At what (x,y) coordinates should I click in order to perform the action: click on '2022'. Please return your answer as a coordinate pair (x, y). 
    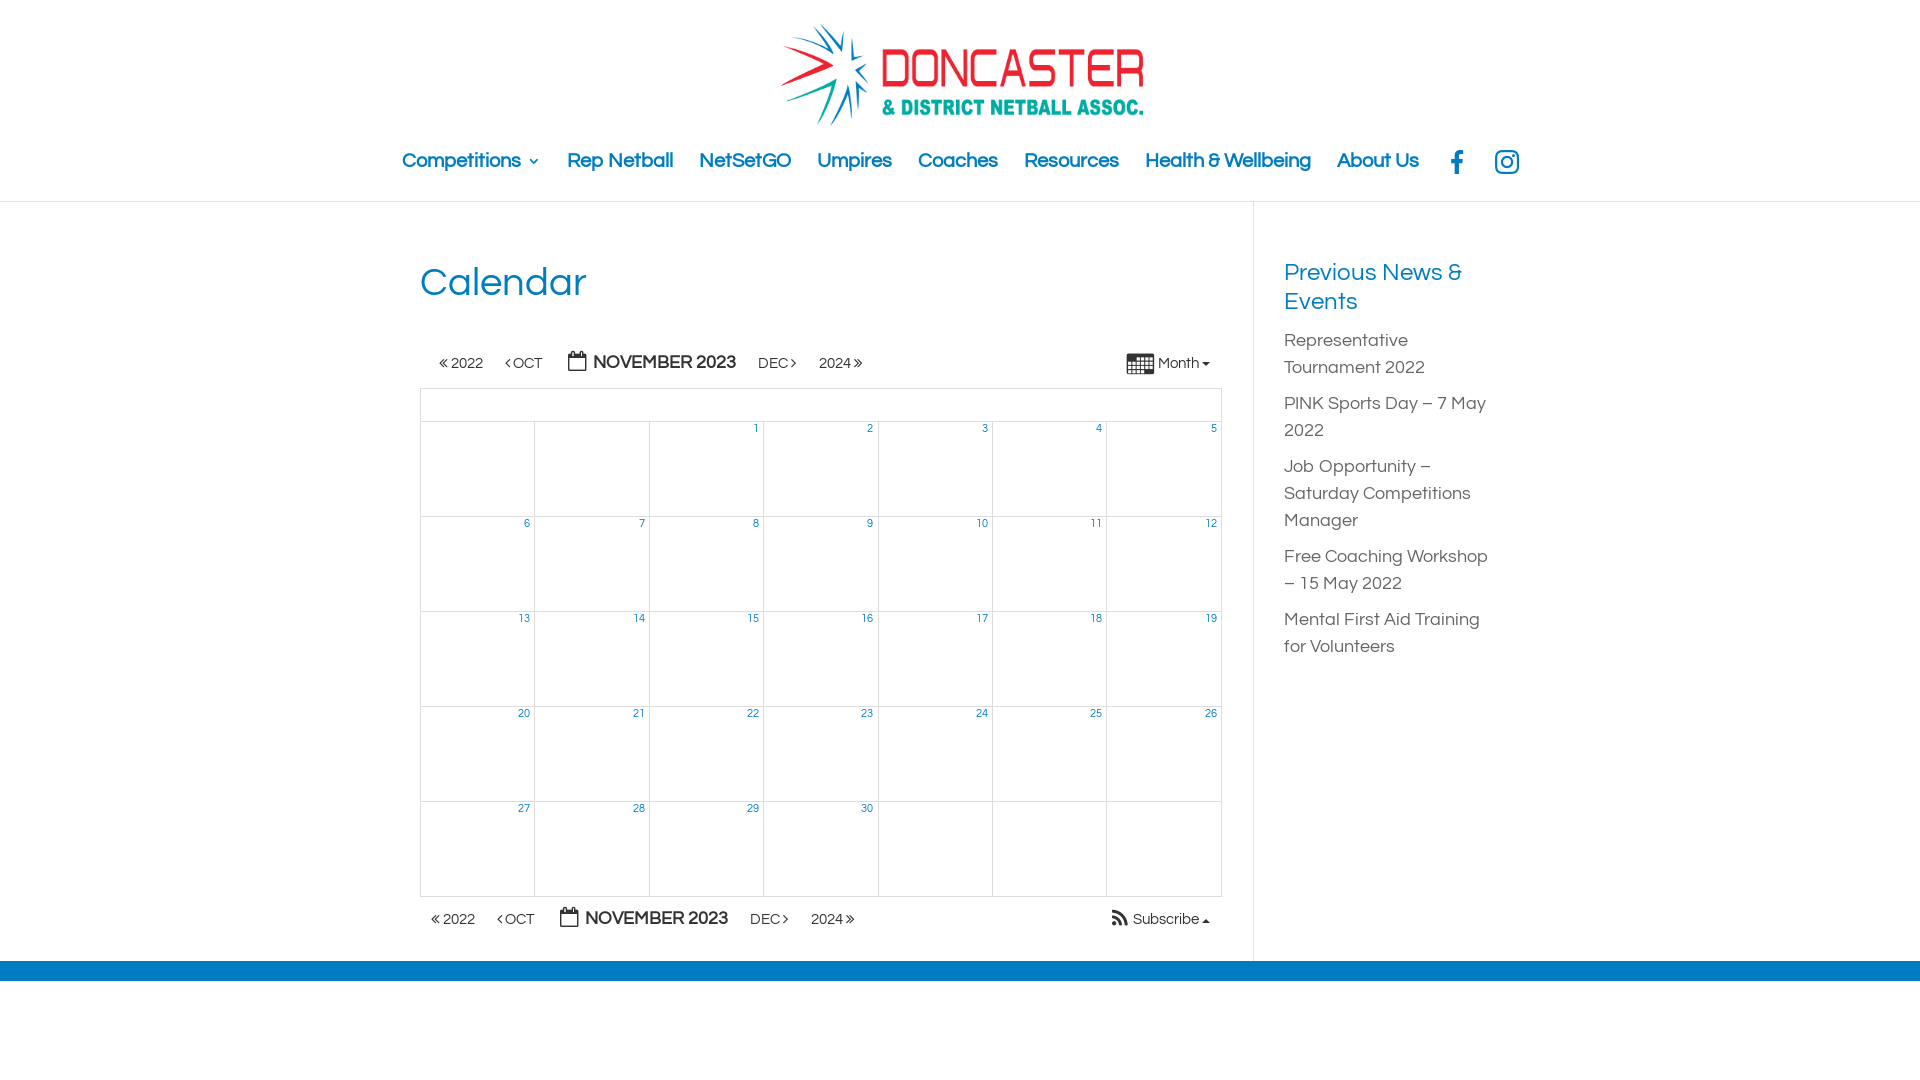
    Looking at the image, I should click on (452, 920).